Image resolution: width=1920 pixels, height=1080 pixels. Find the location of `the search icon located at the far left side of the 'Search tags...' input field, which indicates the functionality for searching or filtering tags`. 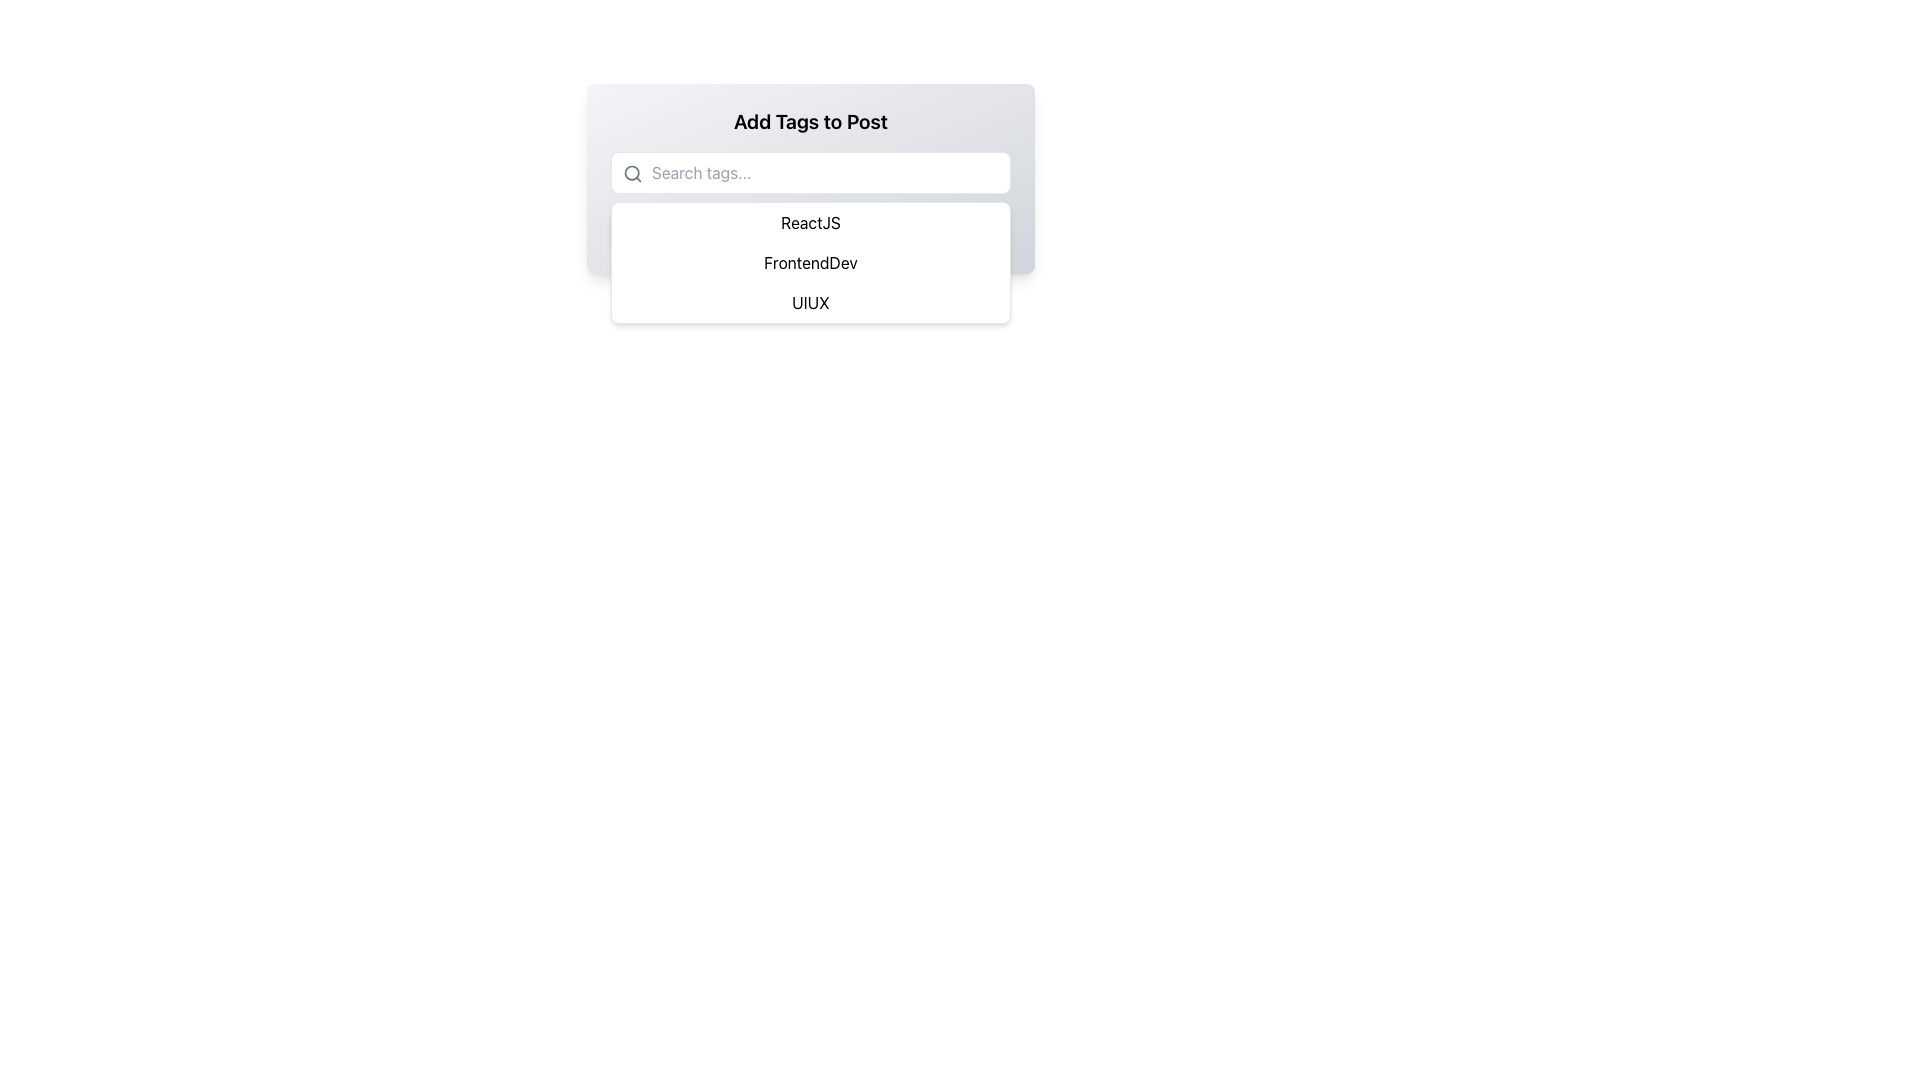

the search icon located at the far left side of the 'Search tags...' input field, which indicates the functionality for searching or filtering tags is located at coordinates (632, 172).